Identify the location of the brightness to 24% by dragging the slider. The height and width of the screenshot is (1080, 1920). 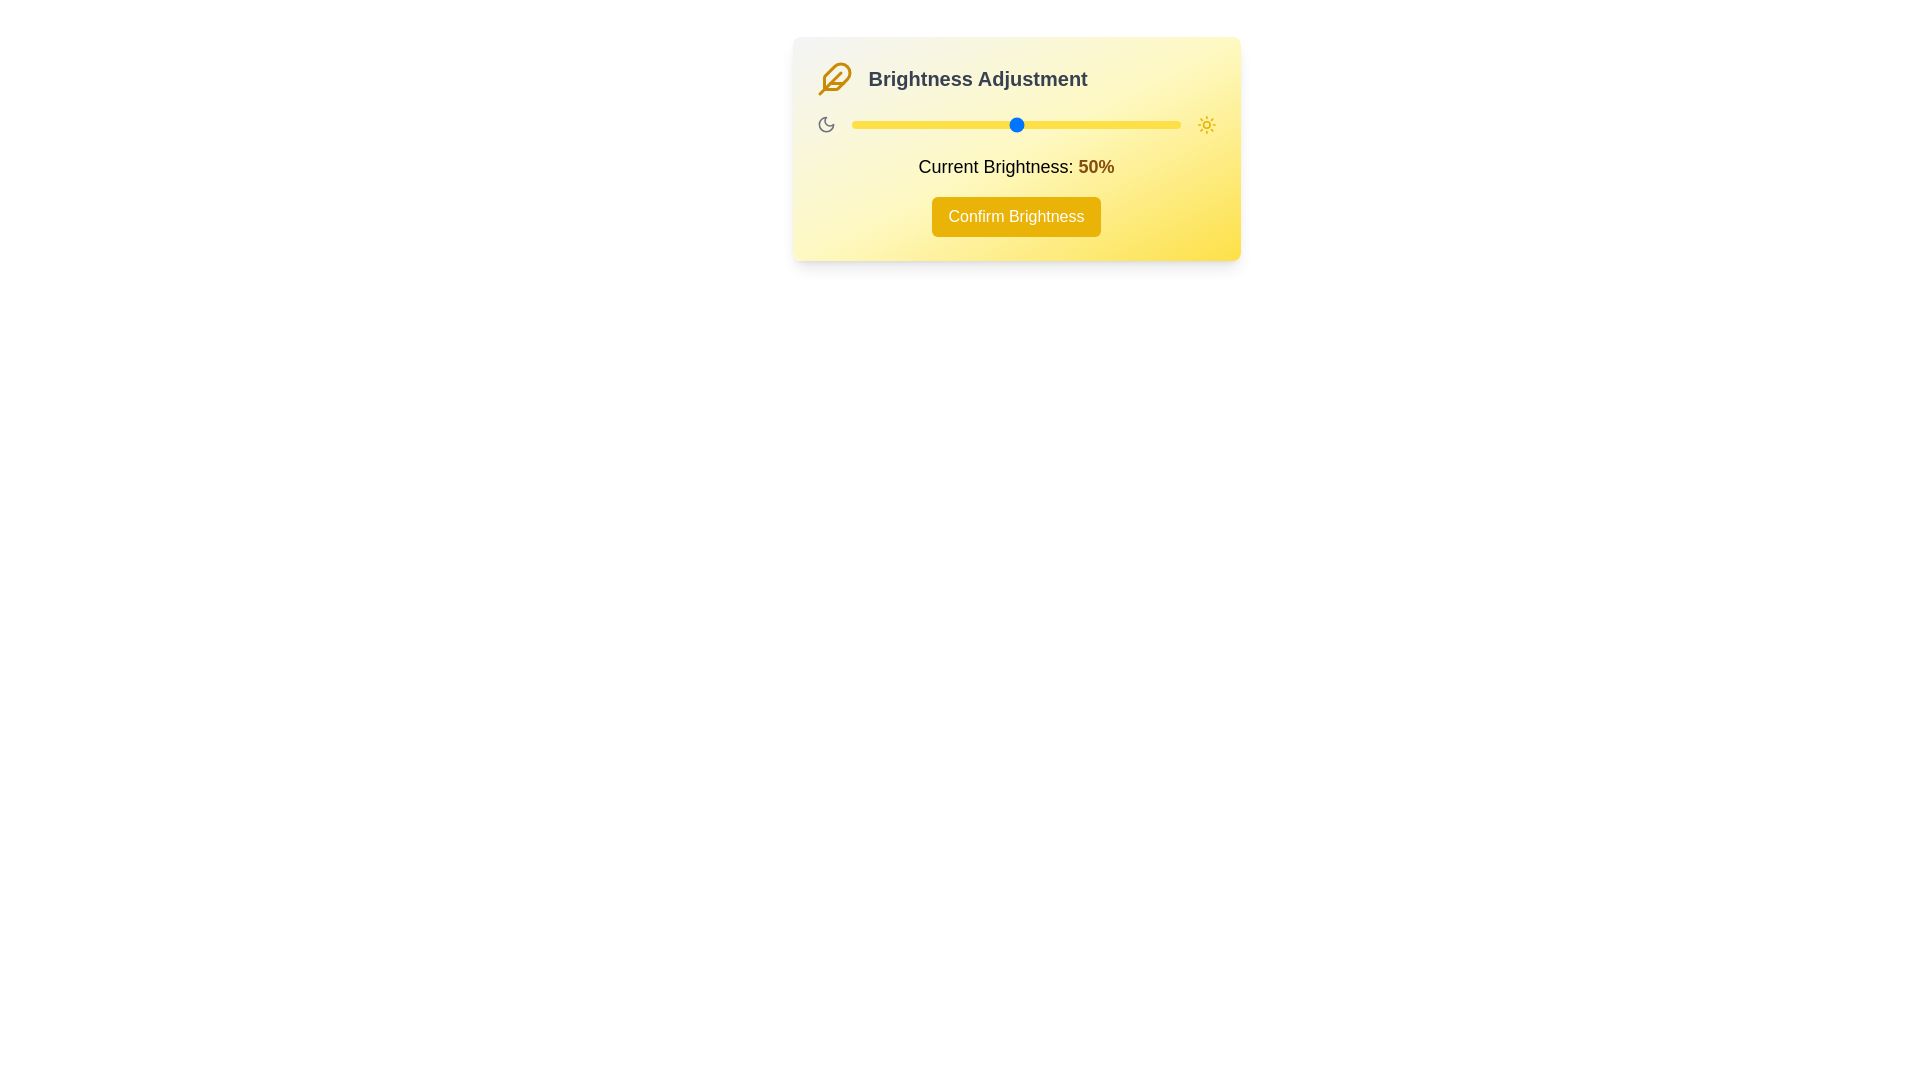
(929, 124).